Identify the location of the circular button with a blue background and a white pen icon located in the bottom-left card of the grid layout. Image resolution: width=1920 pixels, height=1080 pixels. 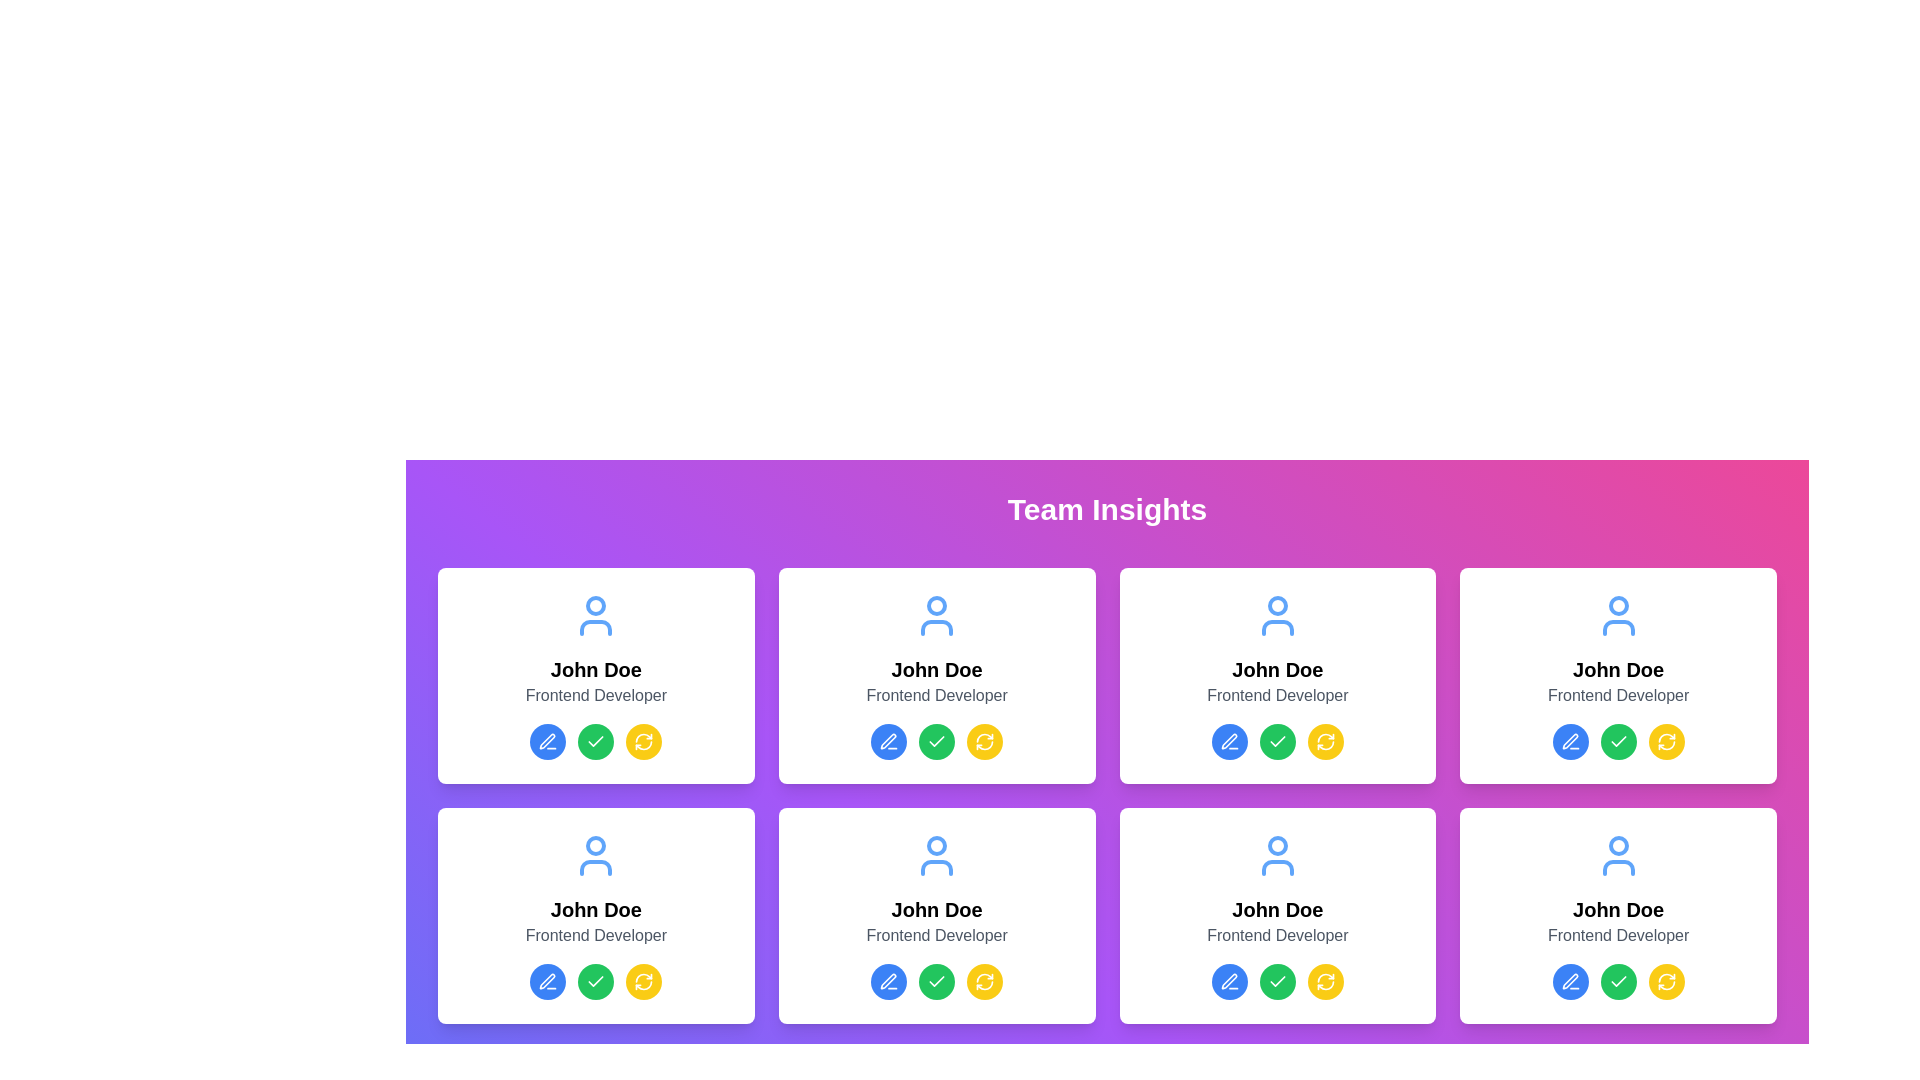
(888, 981).